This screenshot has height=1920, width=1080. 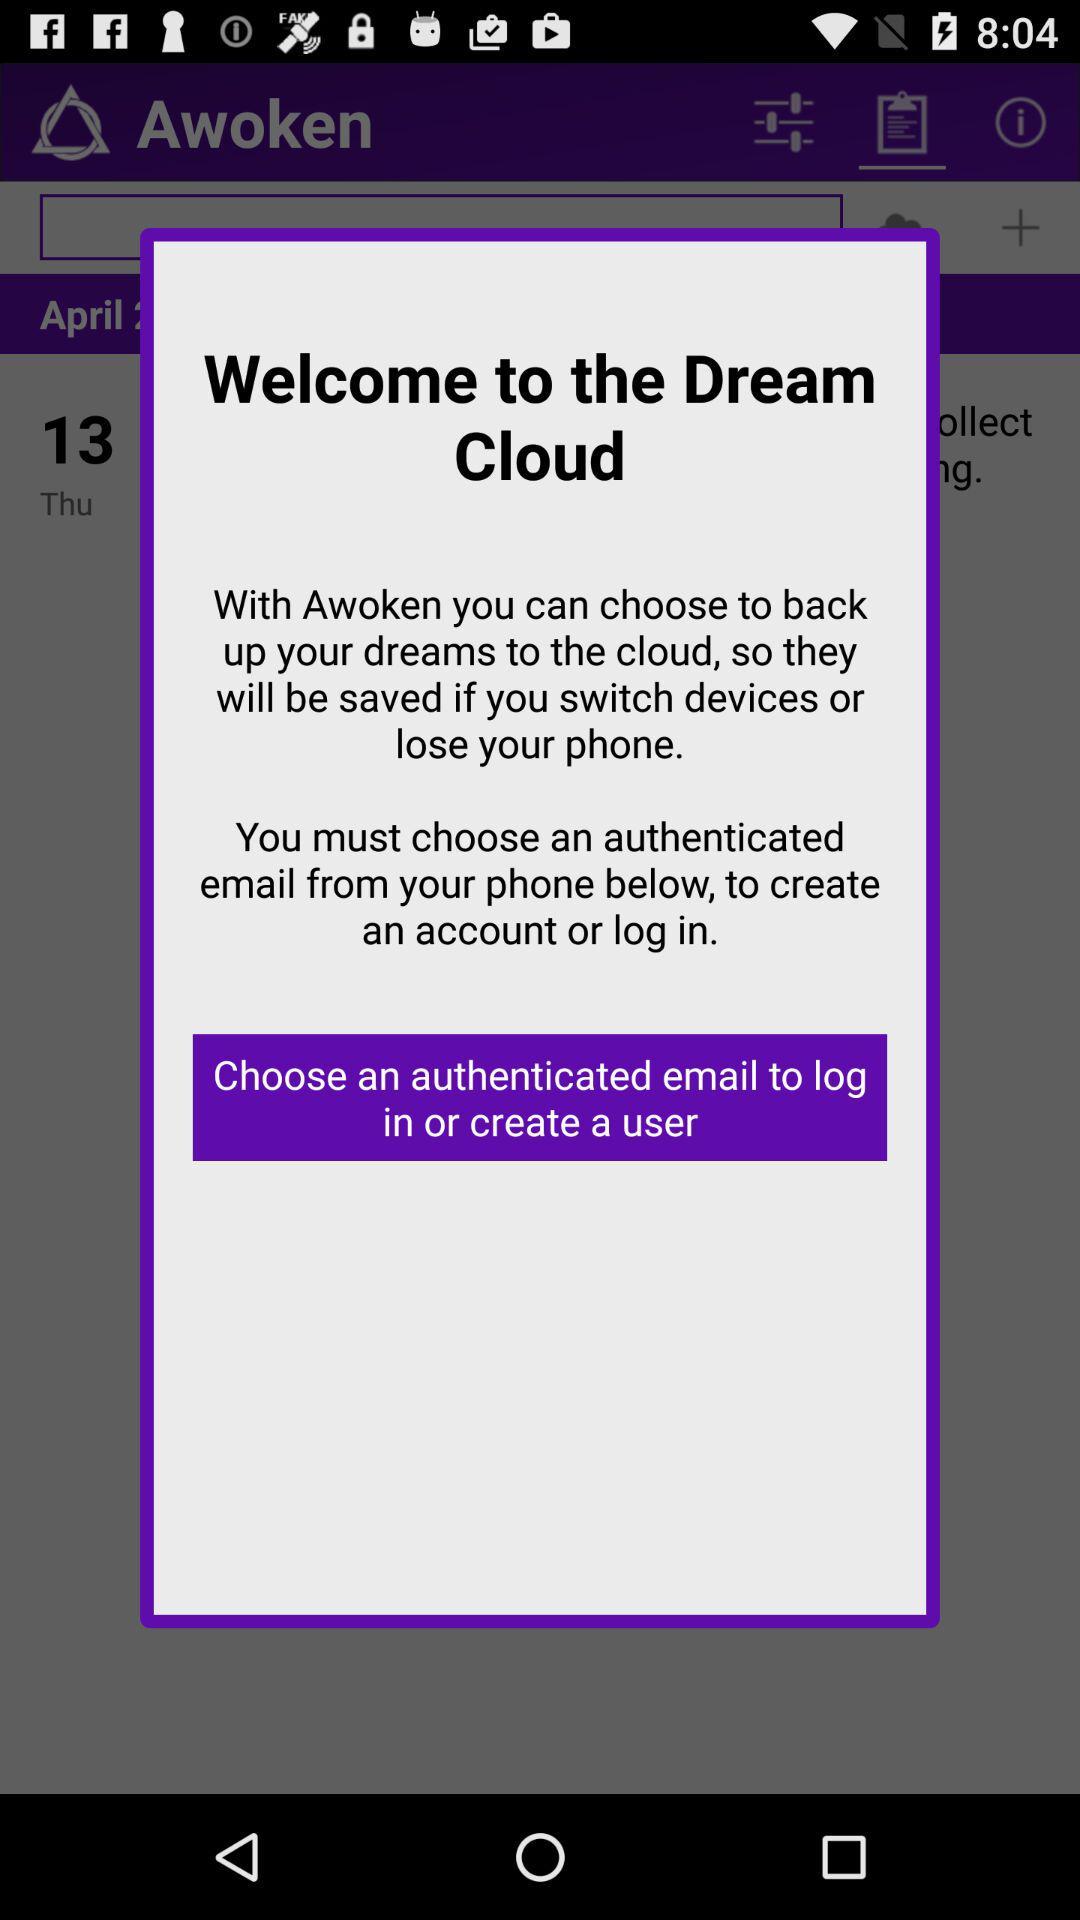 What do you see at coordinates (540, 1096) in the screenshot?
I see `choose an authenticated item` at bounding box center [540, 1096].